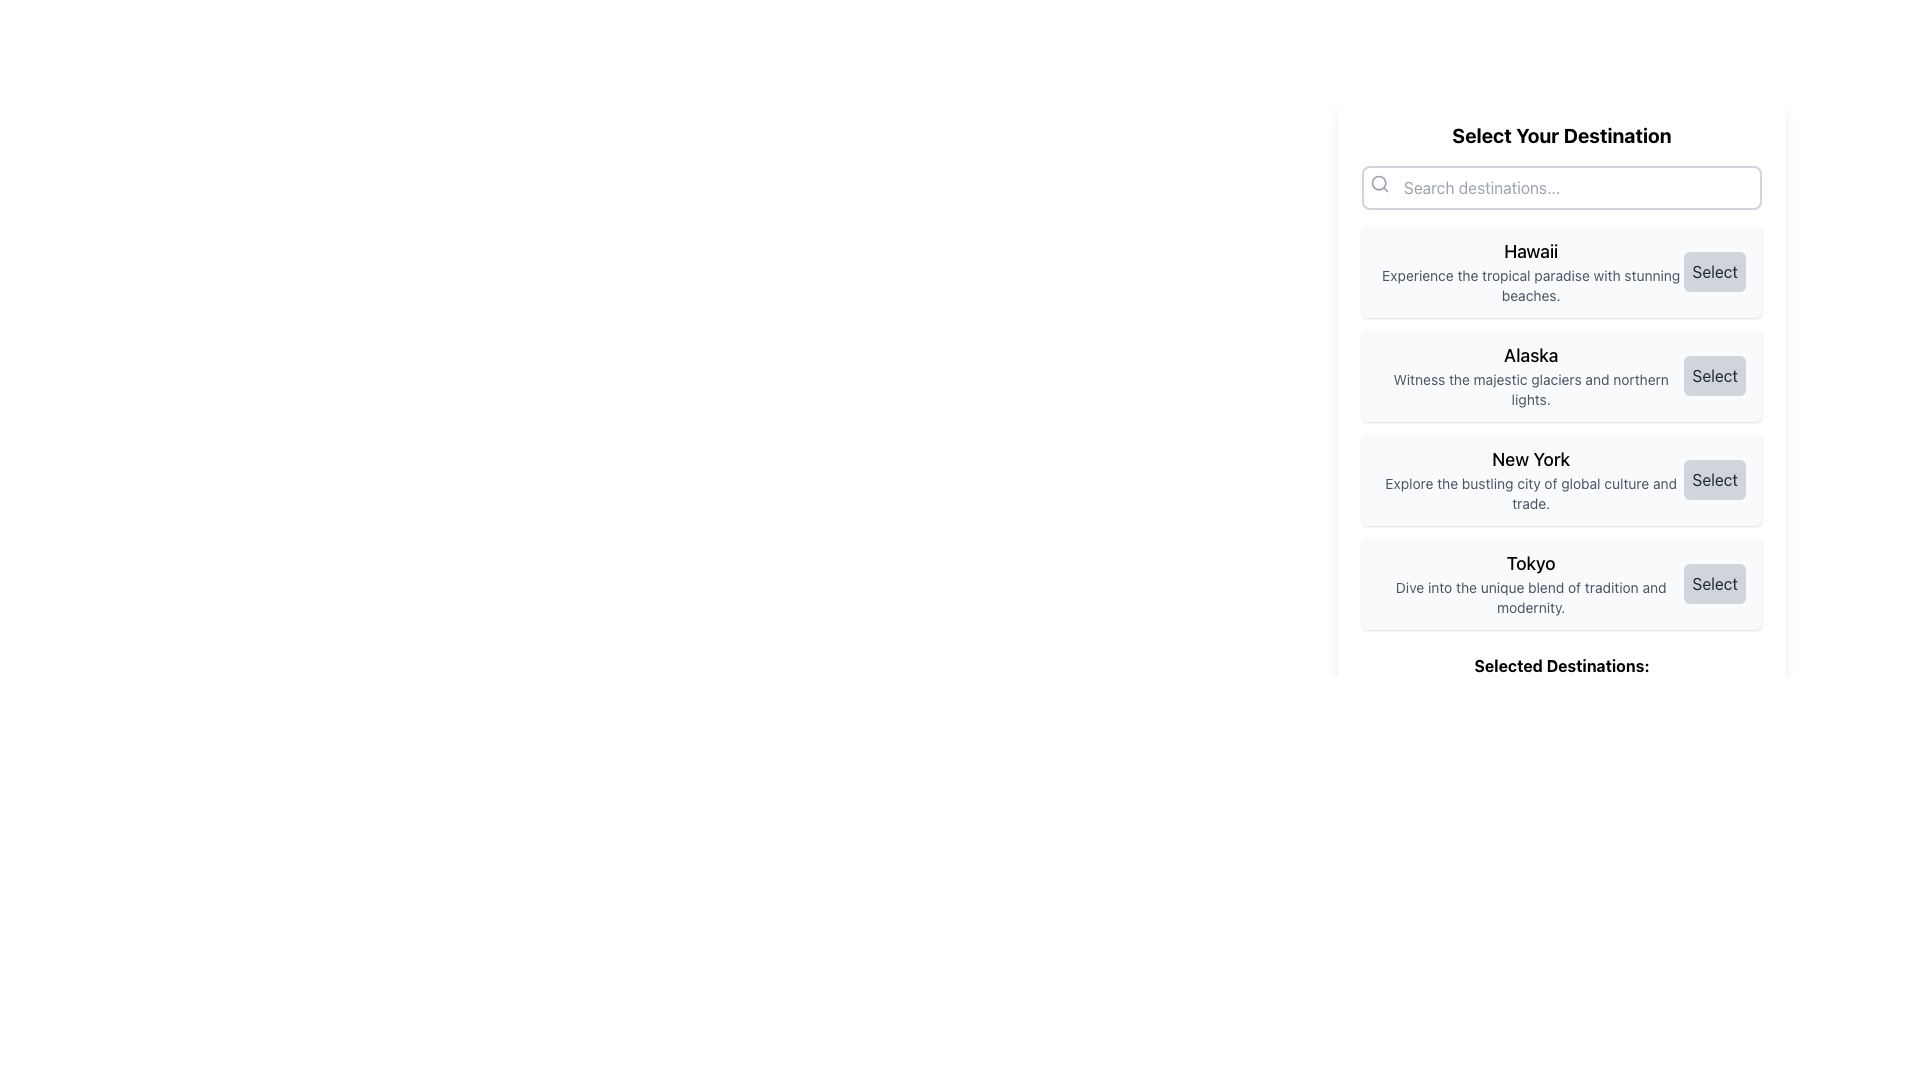 The image size is (1920, 1080). I want to click on the descriptive text label for the destination "Hawaii", which is located below the search bar and above the "Alaska" entry in the vertically stacked list of destination options, so click(1530, 272).